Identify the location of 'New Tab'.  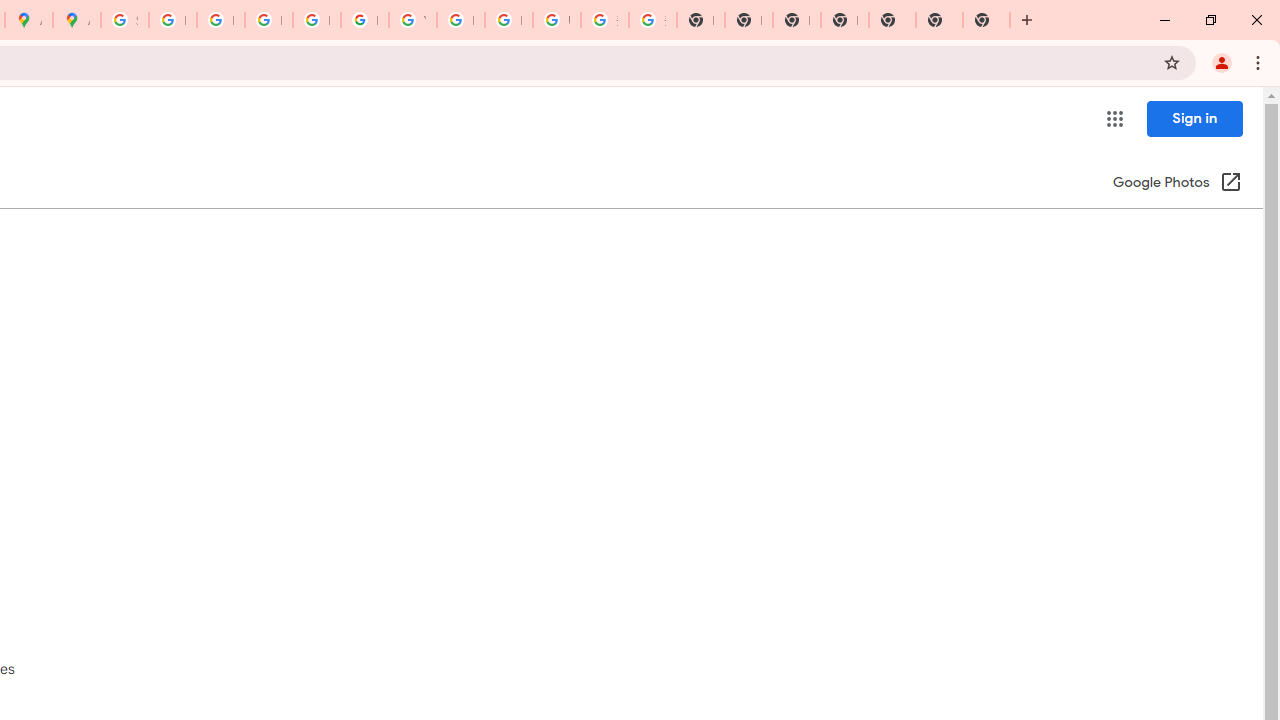
(938, 20).